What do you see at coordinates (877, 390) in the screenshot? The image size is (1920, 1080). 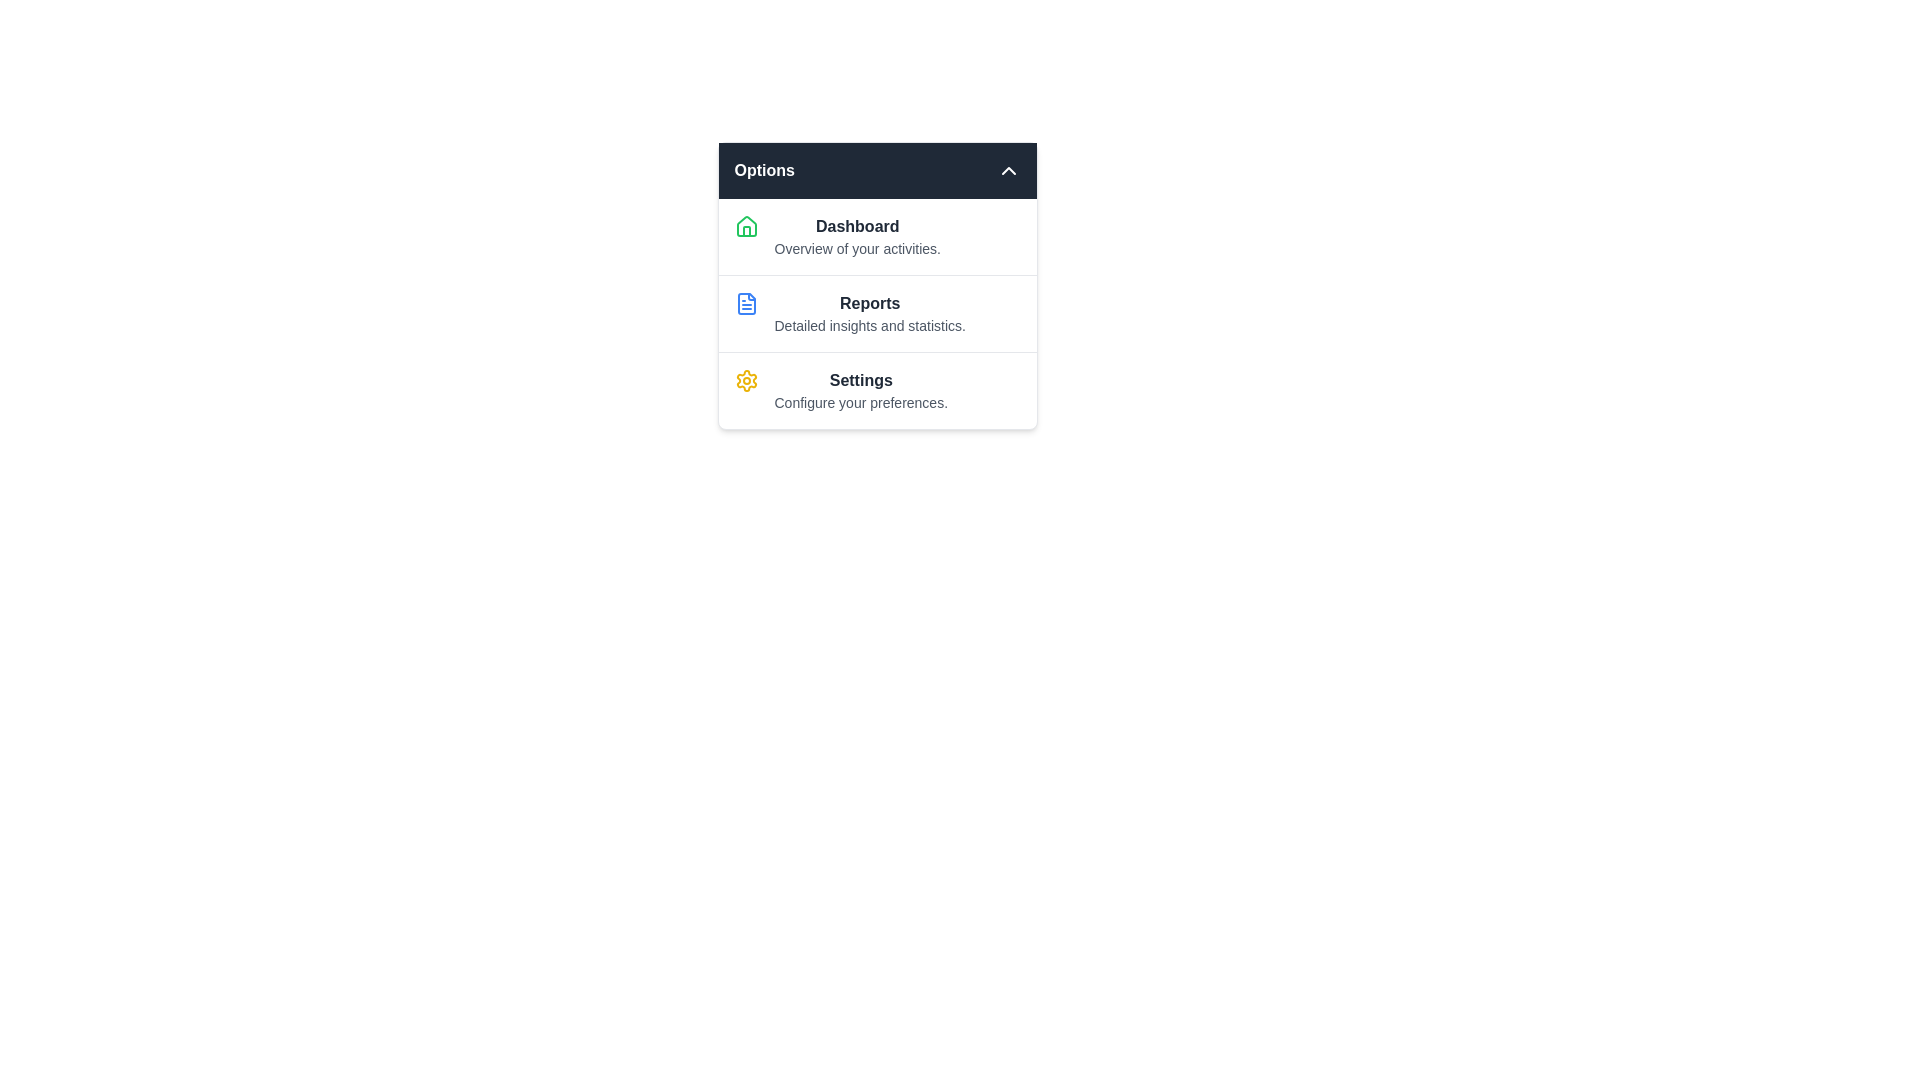 I see `the List option containing a yellow 'gear' icon and bold text 'Settings'` at bounding box center [877, 390].